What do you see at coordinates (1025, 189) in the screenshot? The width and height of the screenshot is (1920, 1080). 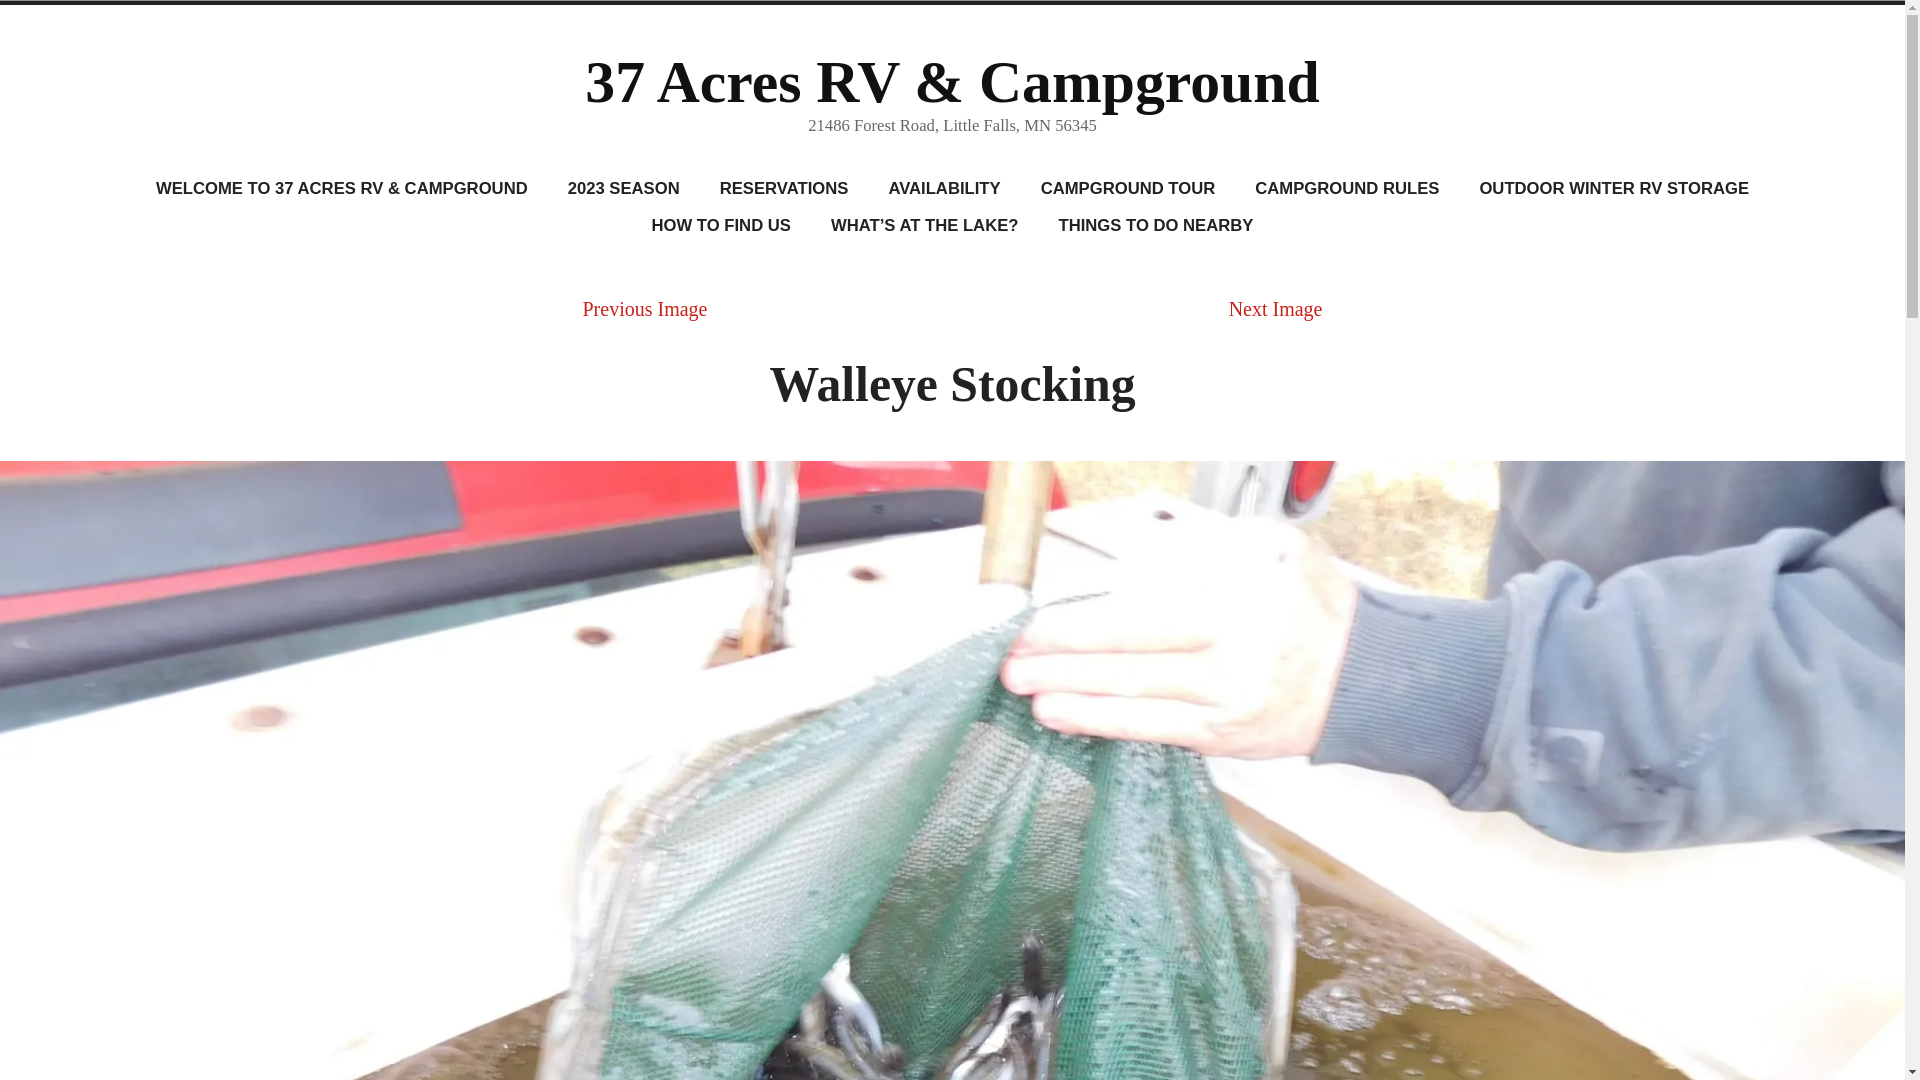 I see `'CAMPGROUND TOUR'` at bounding box center [1025, 189].